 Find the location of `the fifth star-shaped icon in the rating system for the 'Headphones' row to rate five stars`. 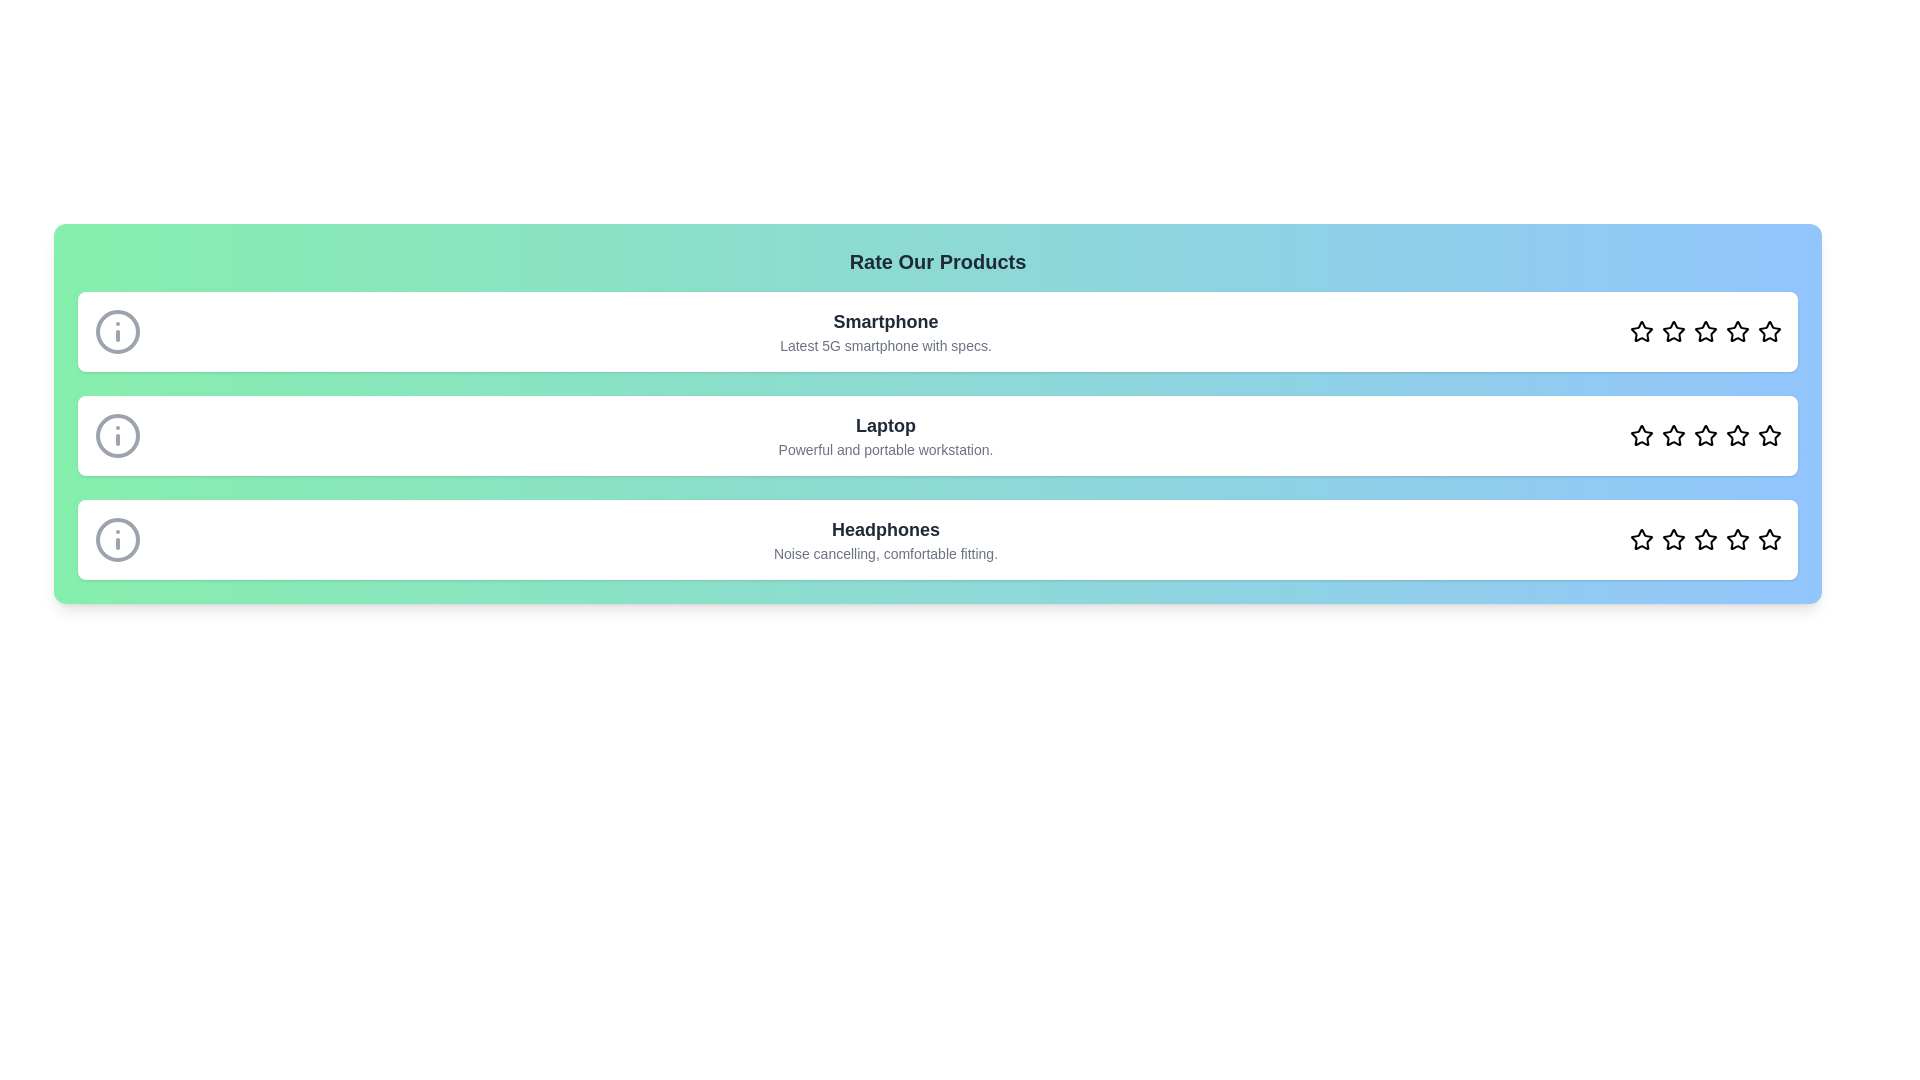

the fifth star-shaped icon in the rating system for the 'Headphones' row to rate five stars is located at coordinates (1770, 540).